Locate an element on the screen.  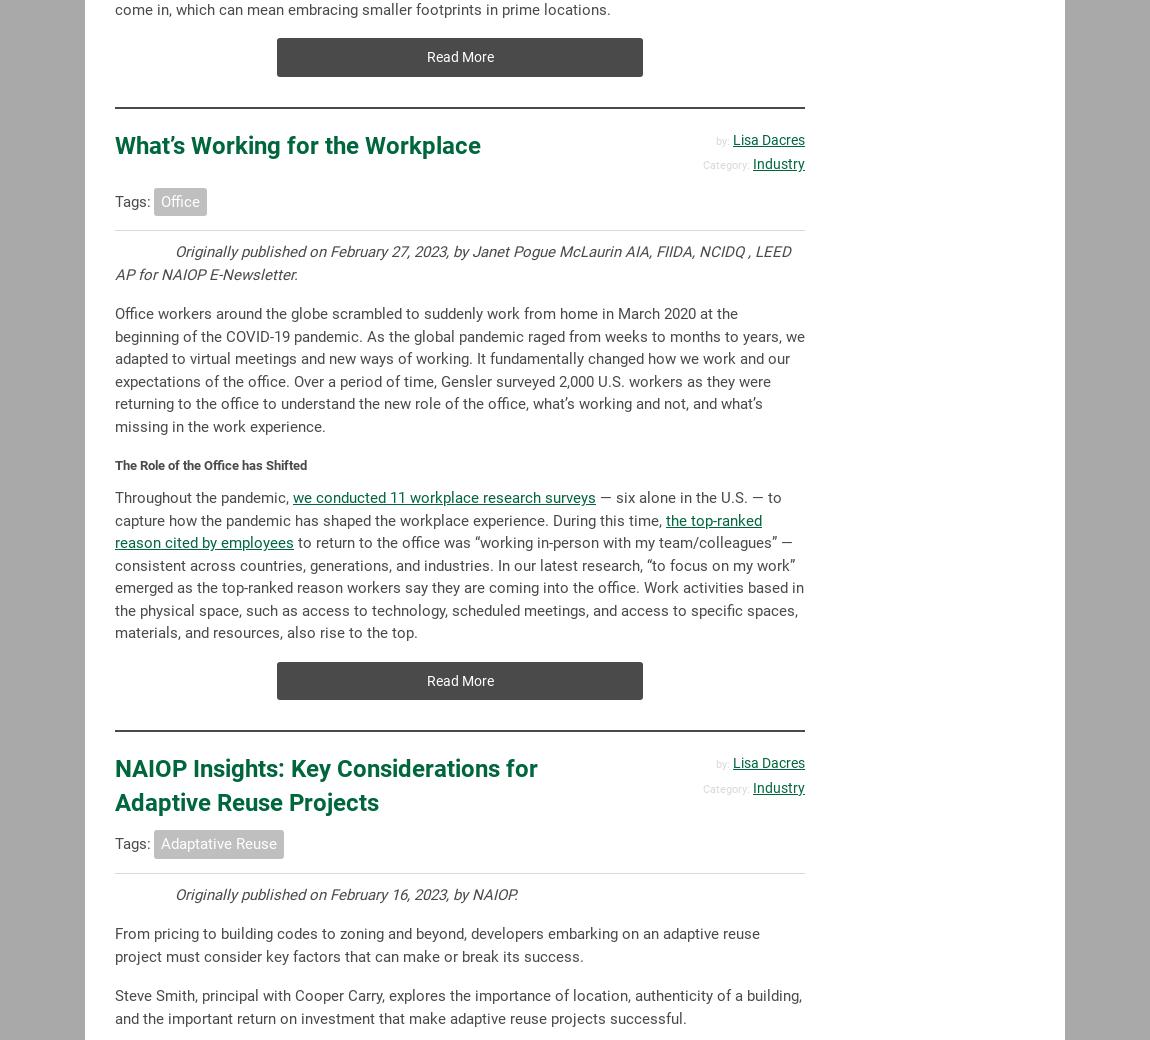
'Adaptative Reuse' is located at coordinates (217, 842).